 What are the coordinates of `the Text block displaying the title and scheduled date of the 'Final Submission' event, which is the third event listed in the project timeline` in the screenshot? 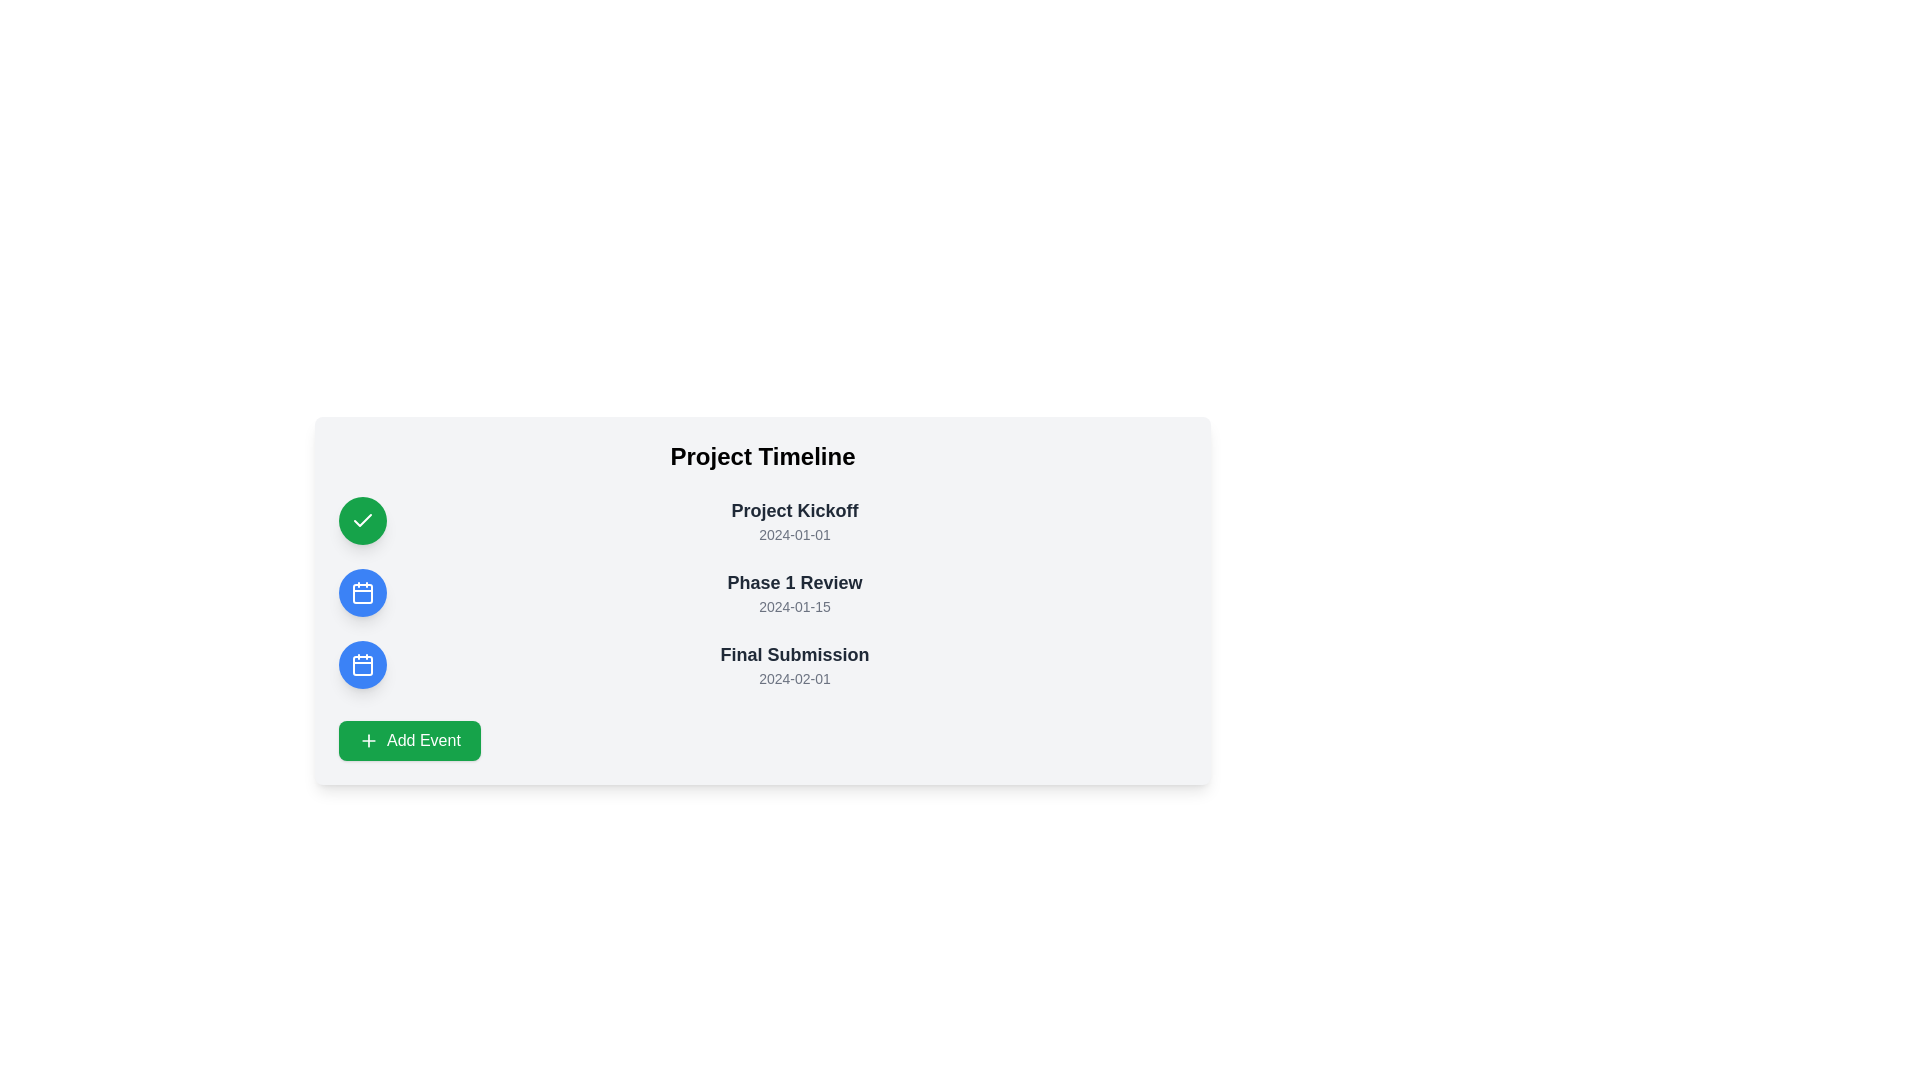 It's located at (794, 664).